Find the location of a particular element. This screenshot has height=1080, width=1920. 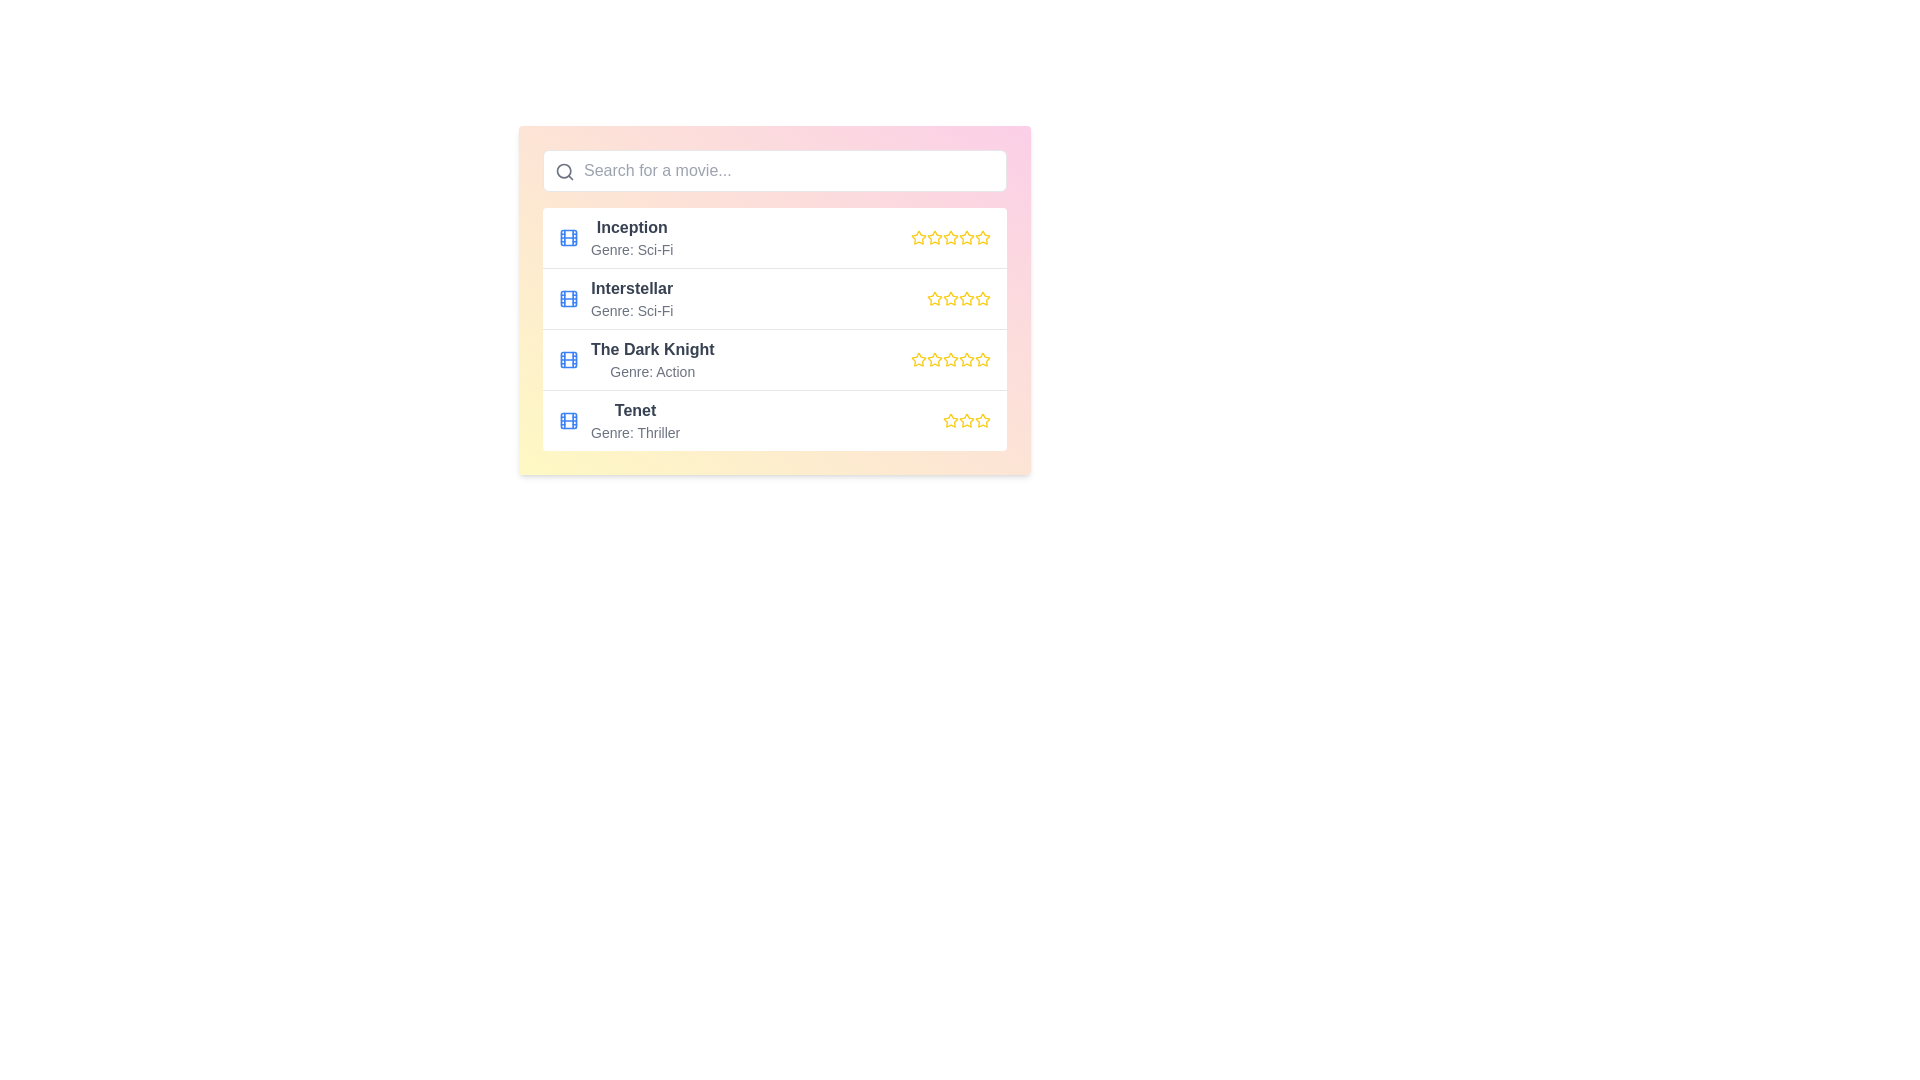

the fifth Rating Star Icon, which is yellow and outlined, located to the right of the movie title 'Inception' is located at coordinates (983, 237).